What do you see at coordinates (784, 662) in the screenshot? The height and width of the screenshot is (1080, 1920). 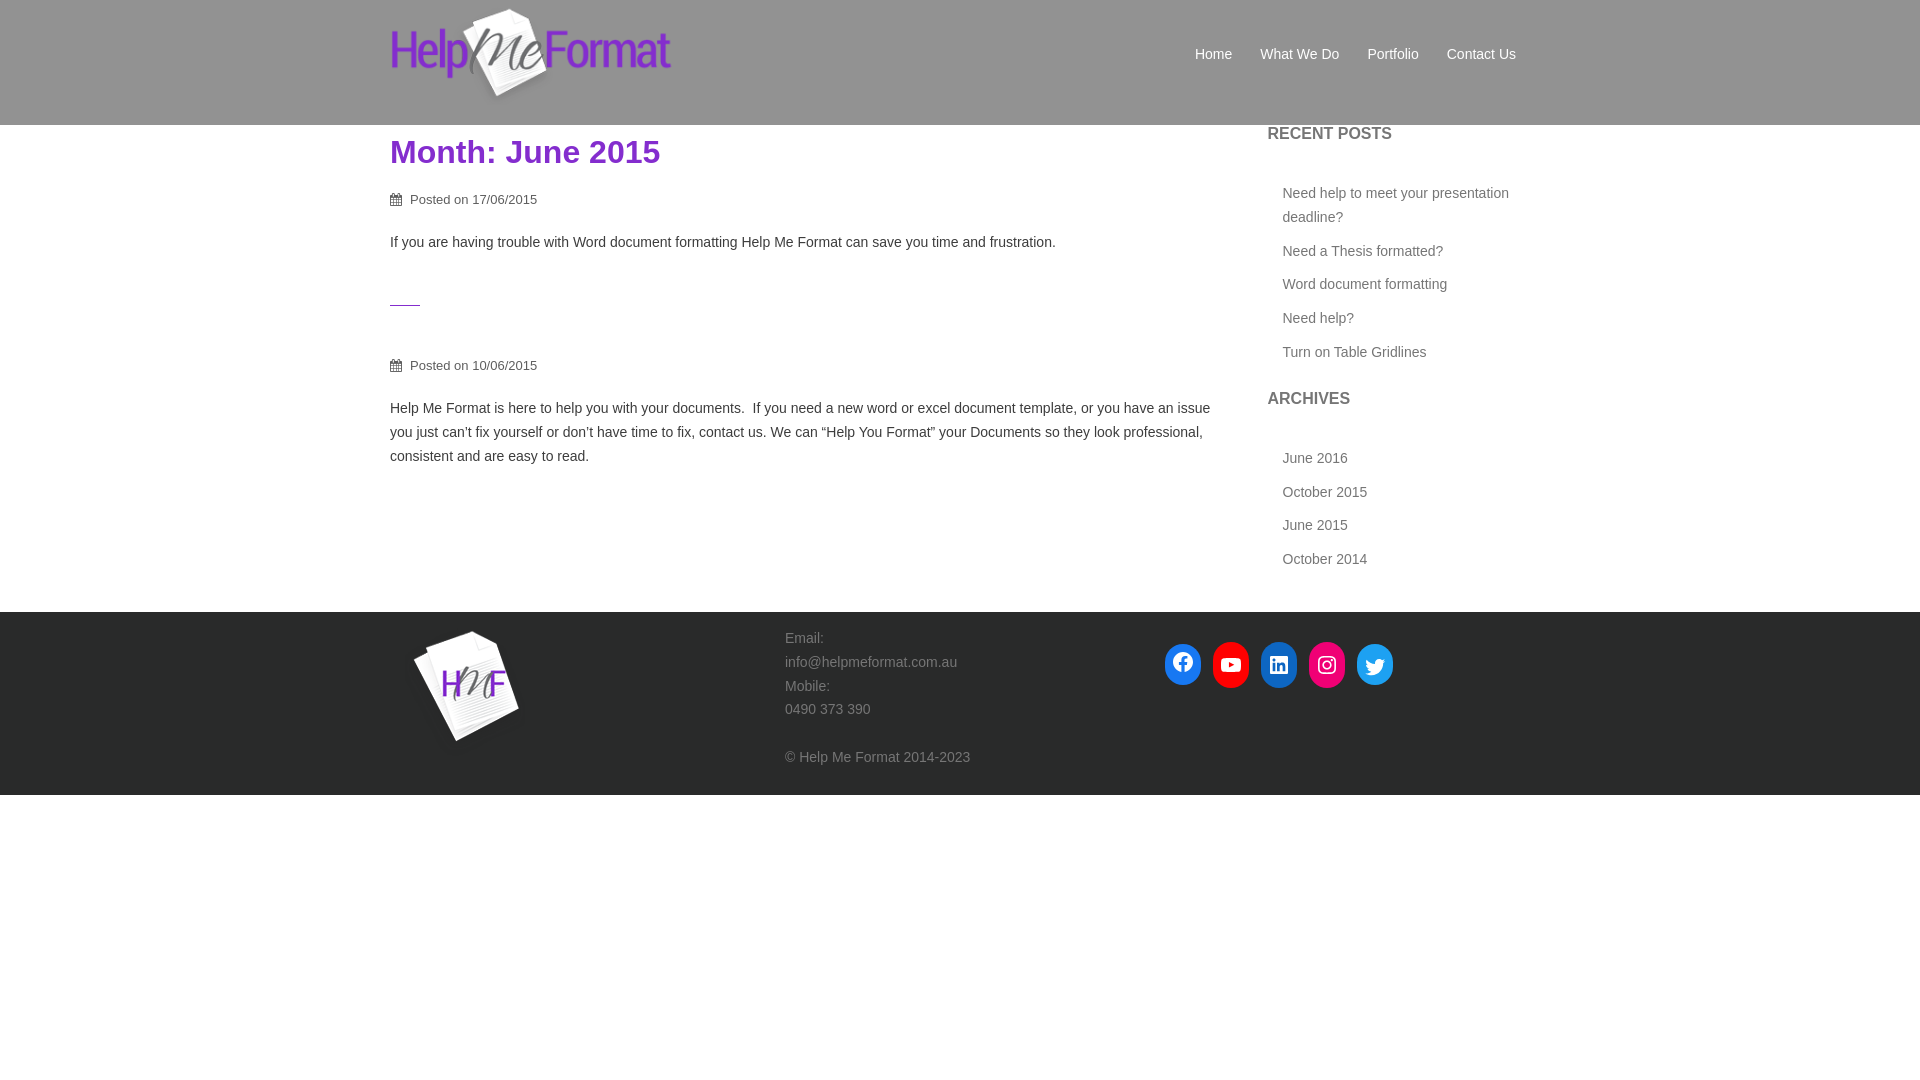 I see `'info@helpmeformat.com.au'` at bounding box center [784, 662].